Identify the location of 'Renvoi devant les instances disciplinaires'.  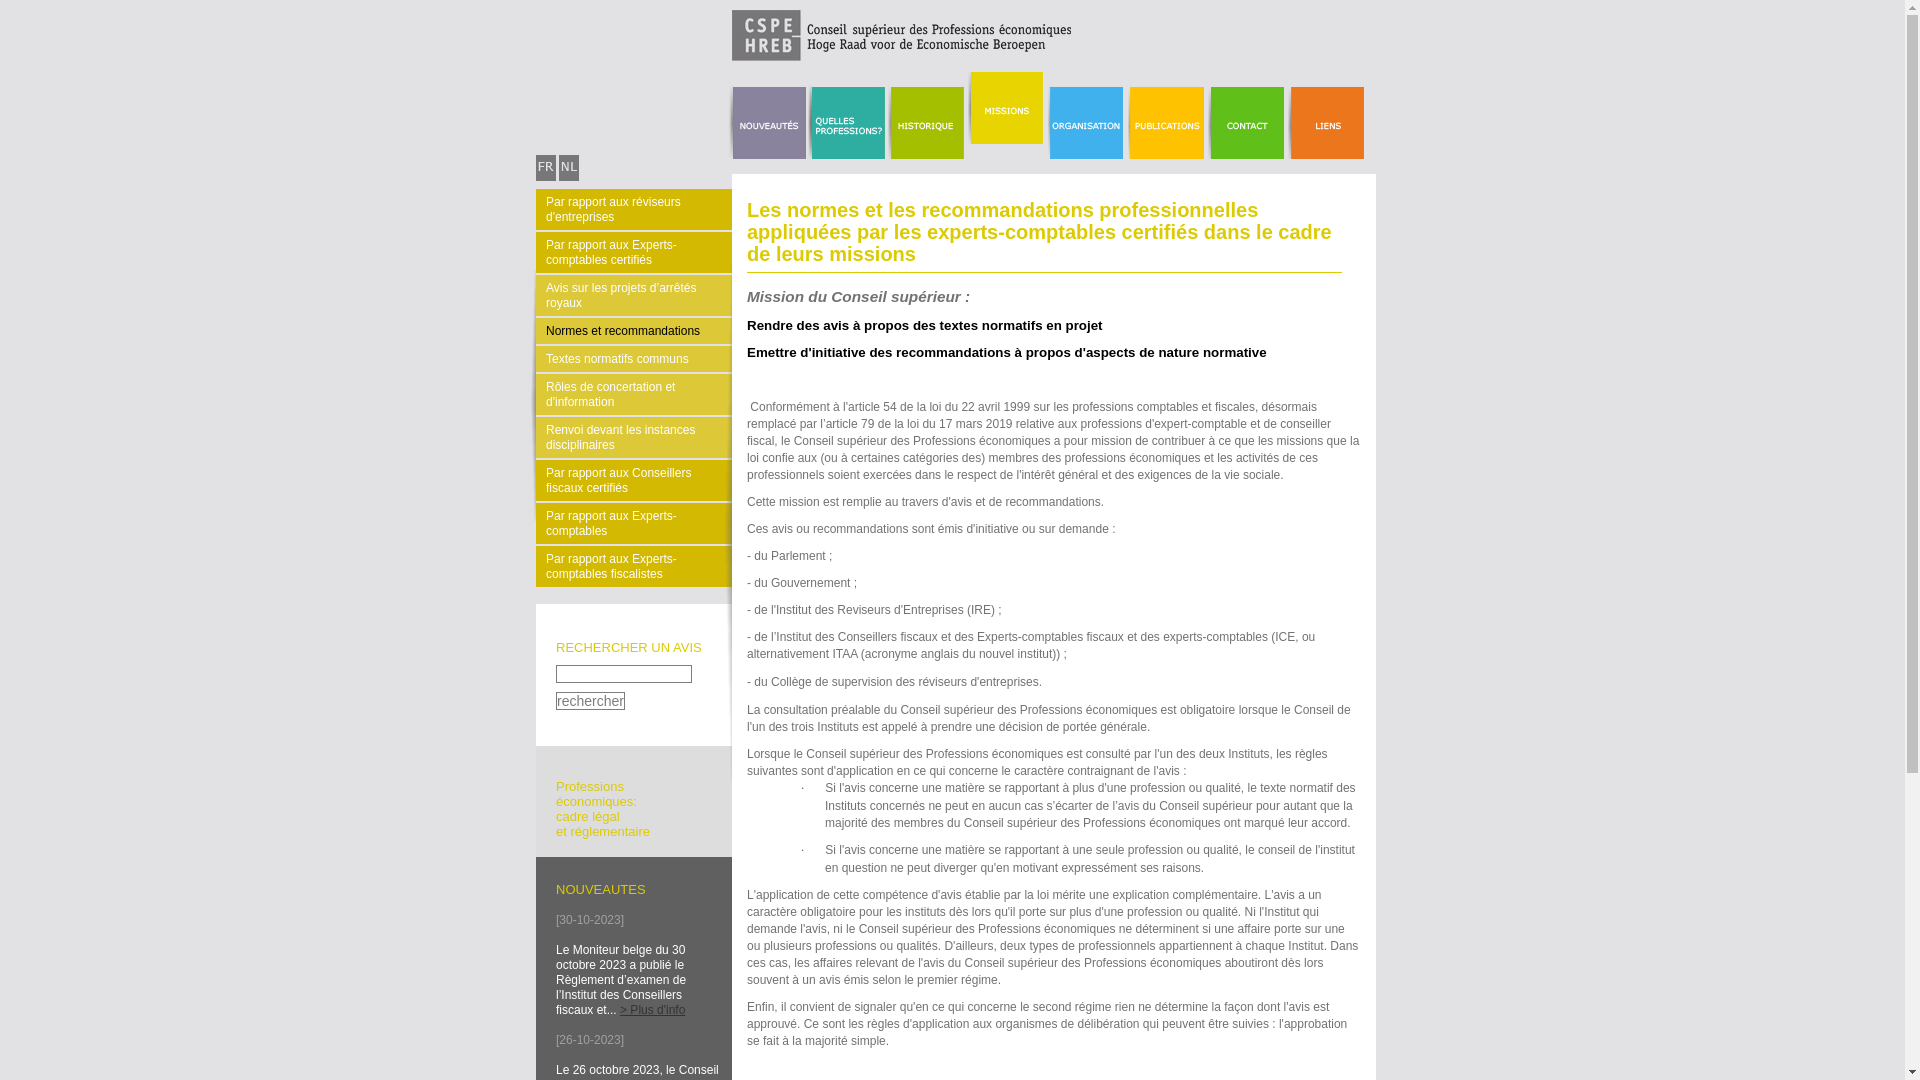
(632, 436).